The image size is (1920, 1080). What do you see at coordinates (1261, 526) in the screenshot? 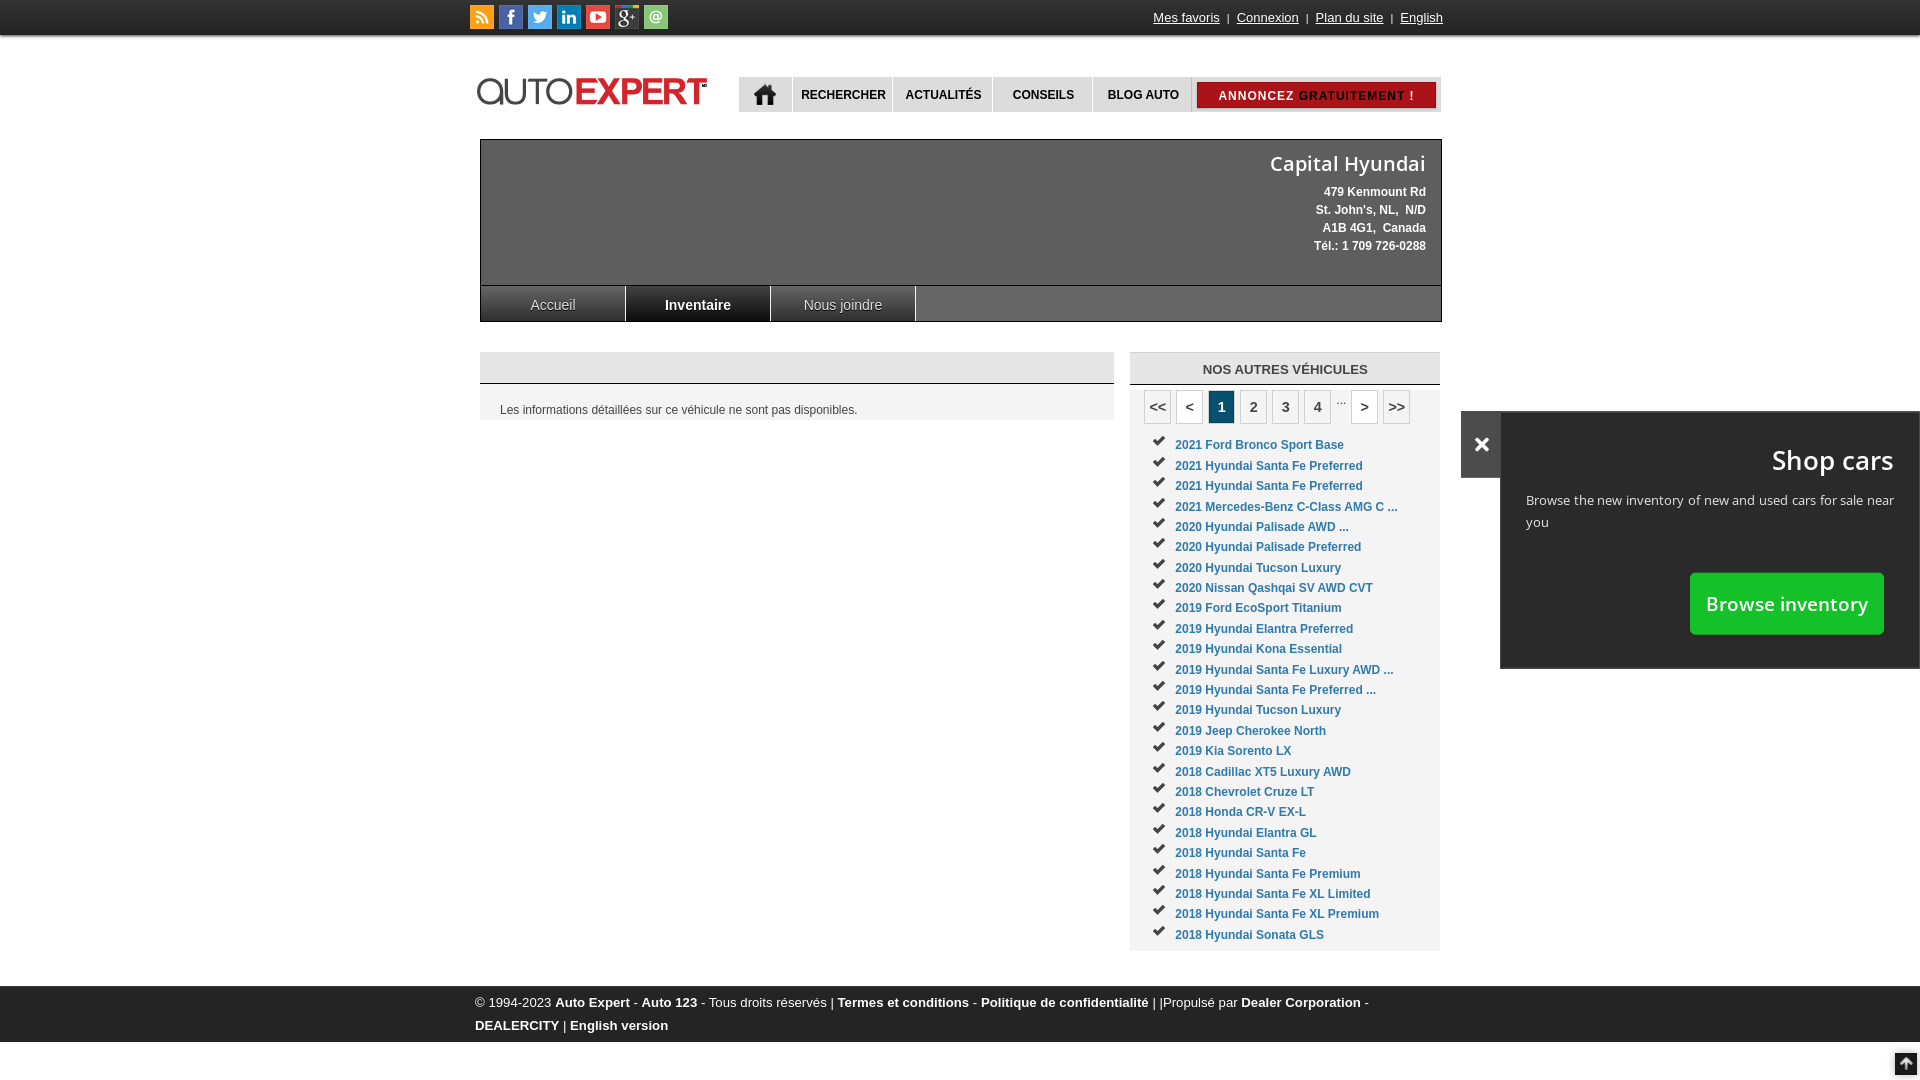
I see `'2020 Hyundai Palisade AWD ...'` at bounding box center [1261, 526].